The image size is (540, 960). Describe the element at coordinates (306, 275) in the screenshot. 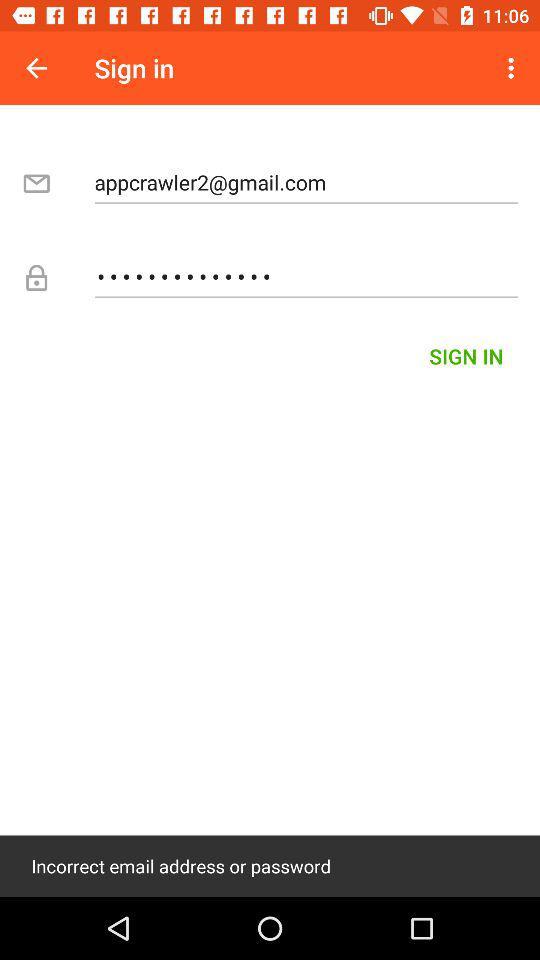

I see `the appcrawler3116` at that location.